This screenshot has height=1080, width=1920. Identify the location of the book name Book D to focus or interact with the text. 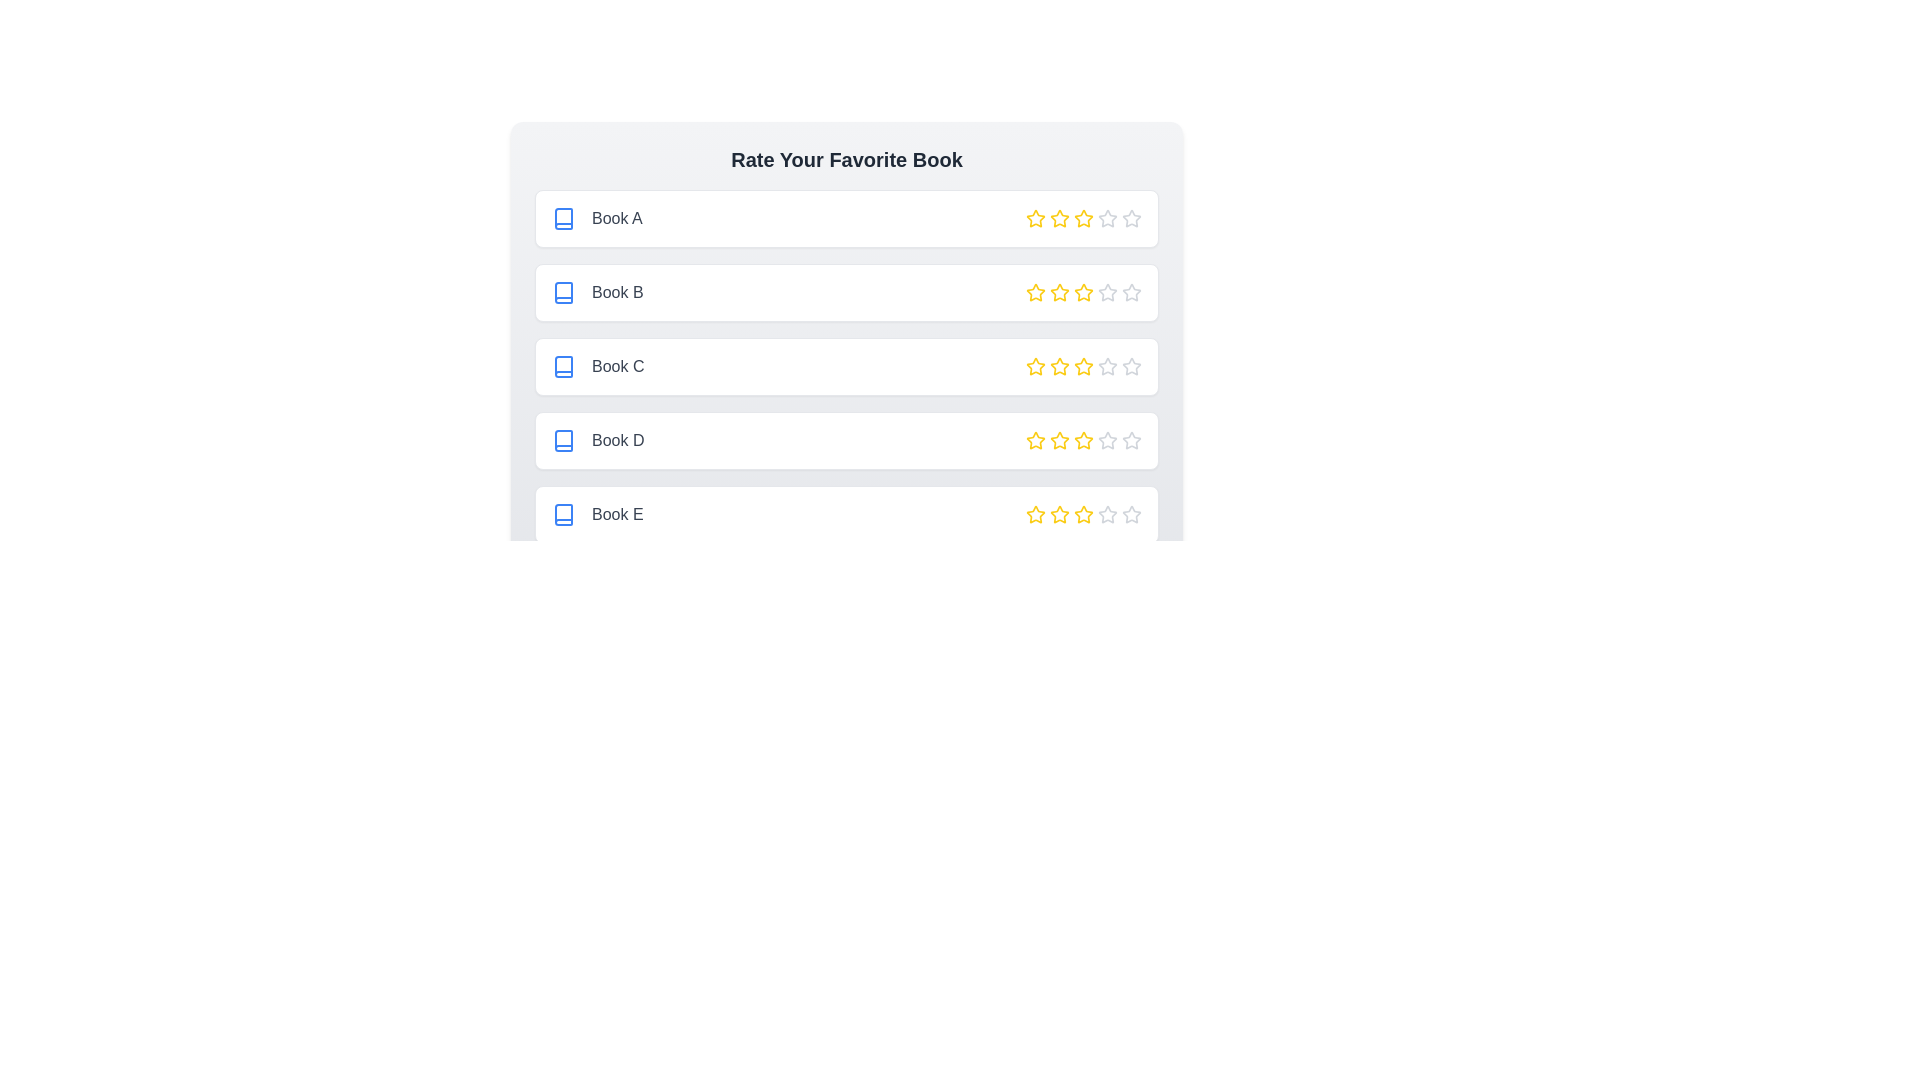
(597, 439).